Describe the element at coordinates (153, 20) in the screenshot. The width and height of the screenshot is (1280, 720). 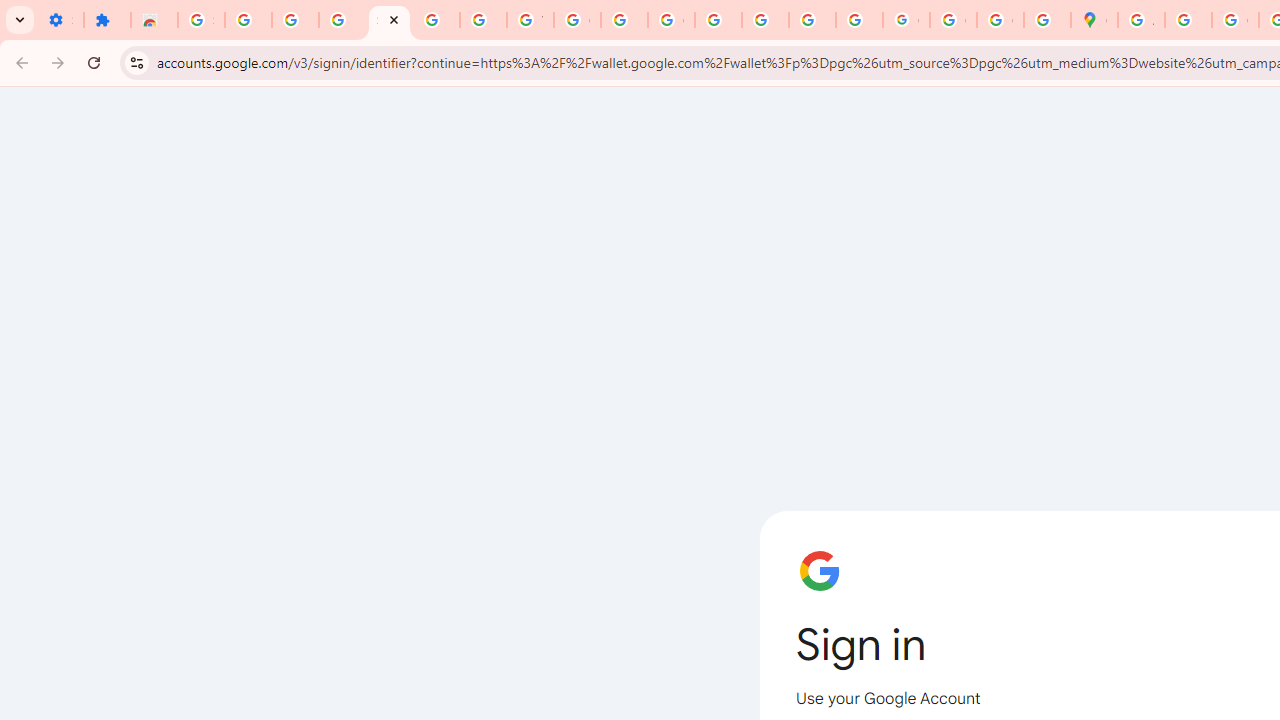
I see `'Reviews: Helix Fruit Jump Arcade Game'` at that location.